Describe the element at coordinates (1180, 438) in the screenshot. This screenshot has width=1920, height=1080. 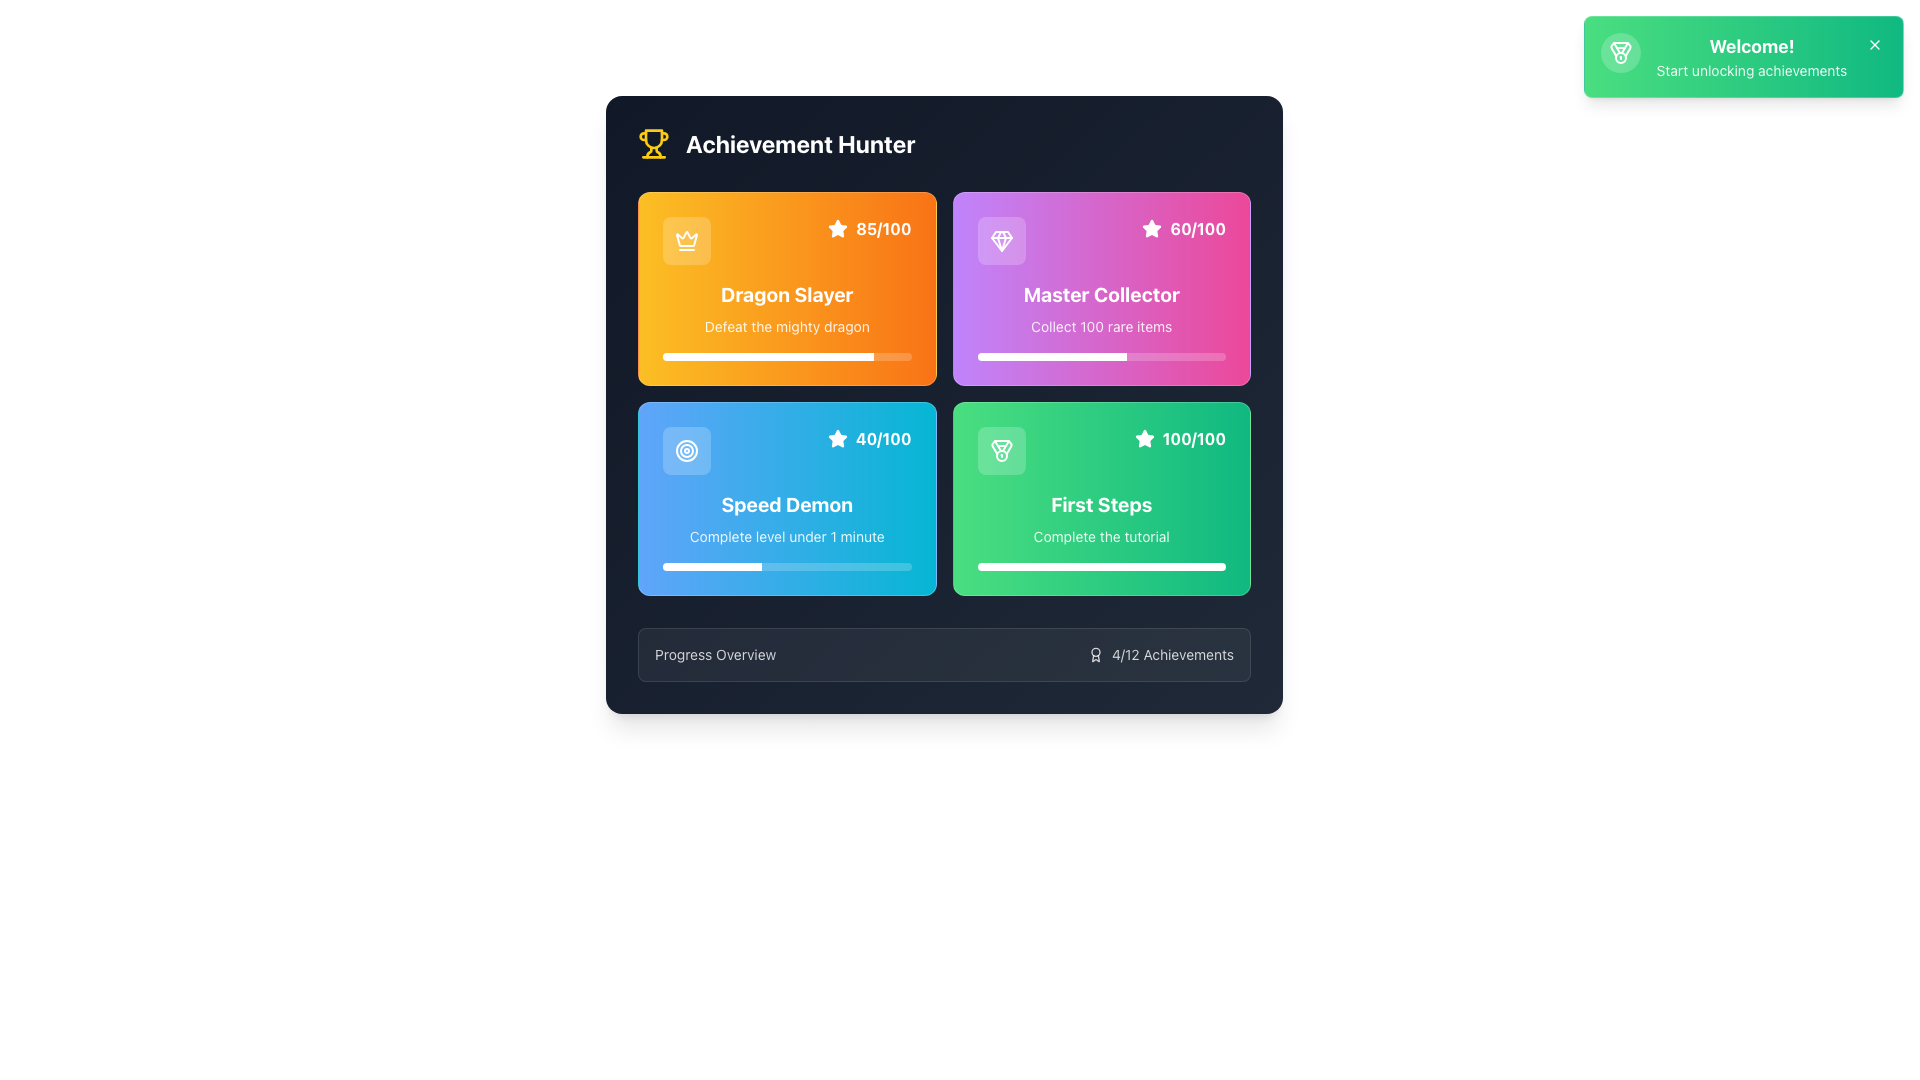
I see `the label displaying a white star icon followed by the bold text '100/100' located in the bottom-right of the 'First Steps' achievement card` at that location.